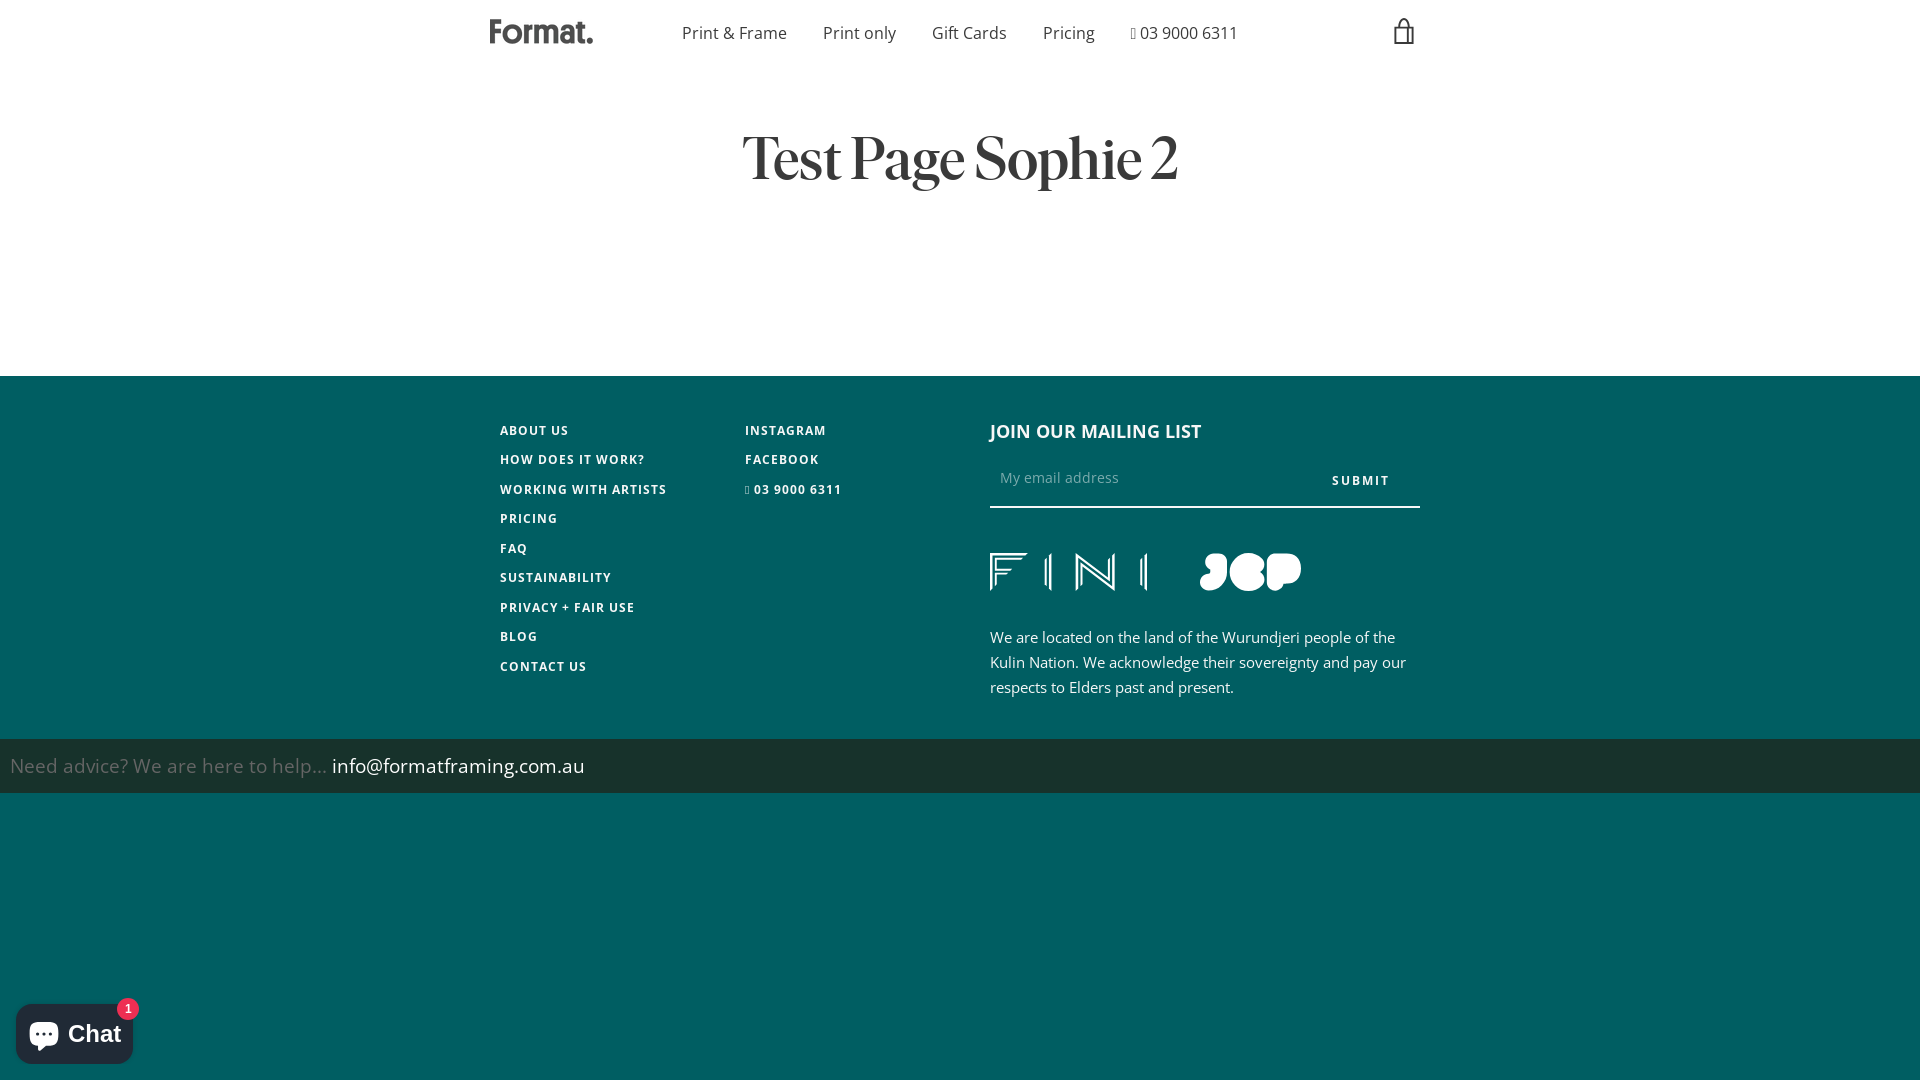 The image size is (1920, 1080). I want to click on 'ABOUT US', so click(534, 429).